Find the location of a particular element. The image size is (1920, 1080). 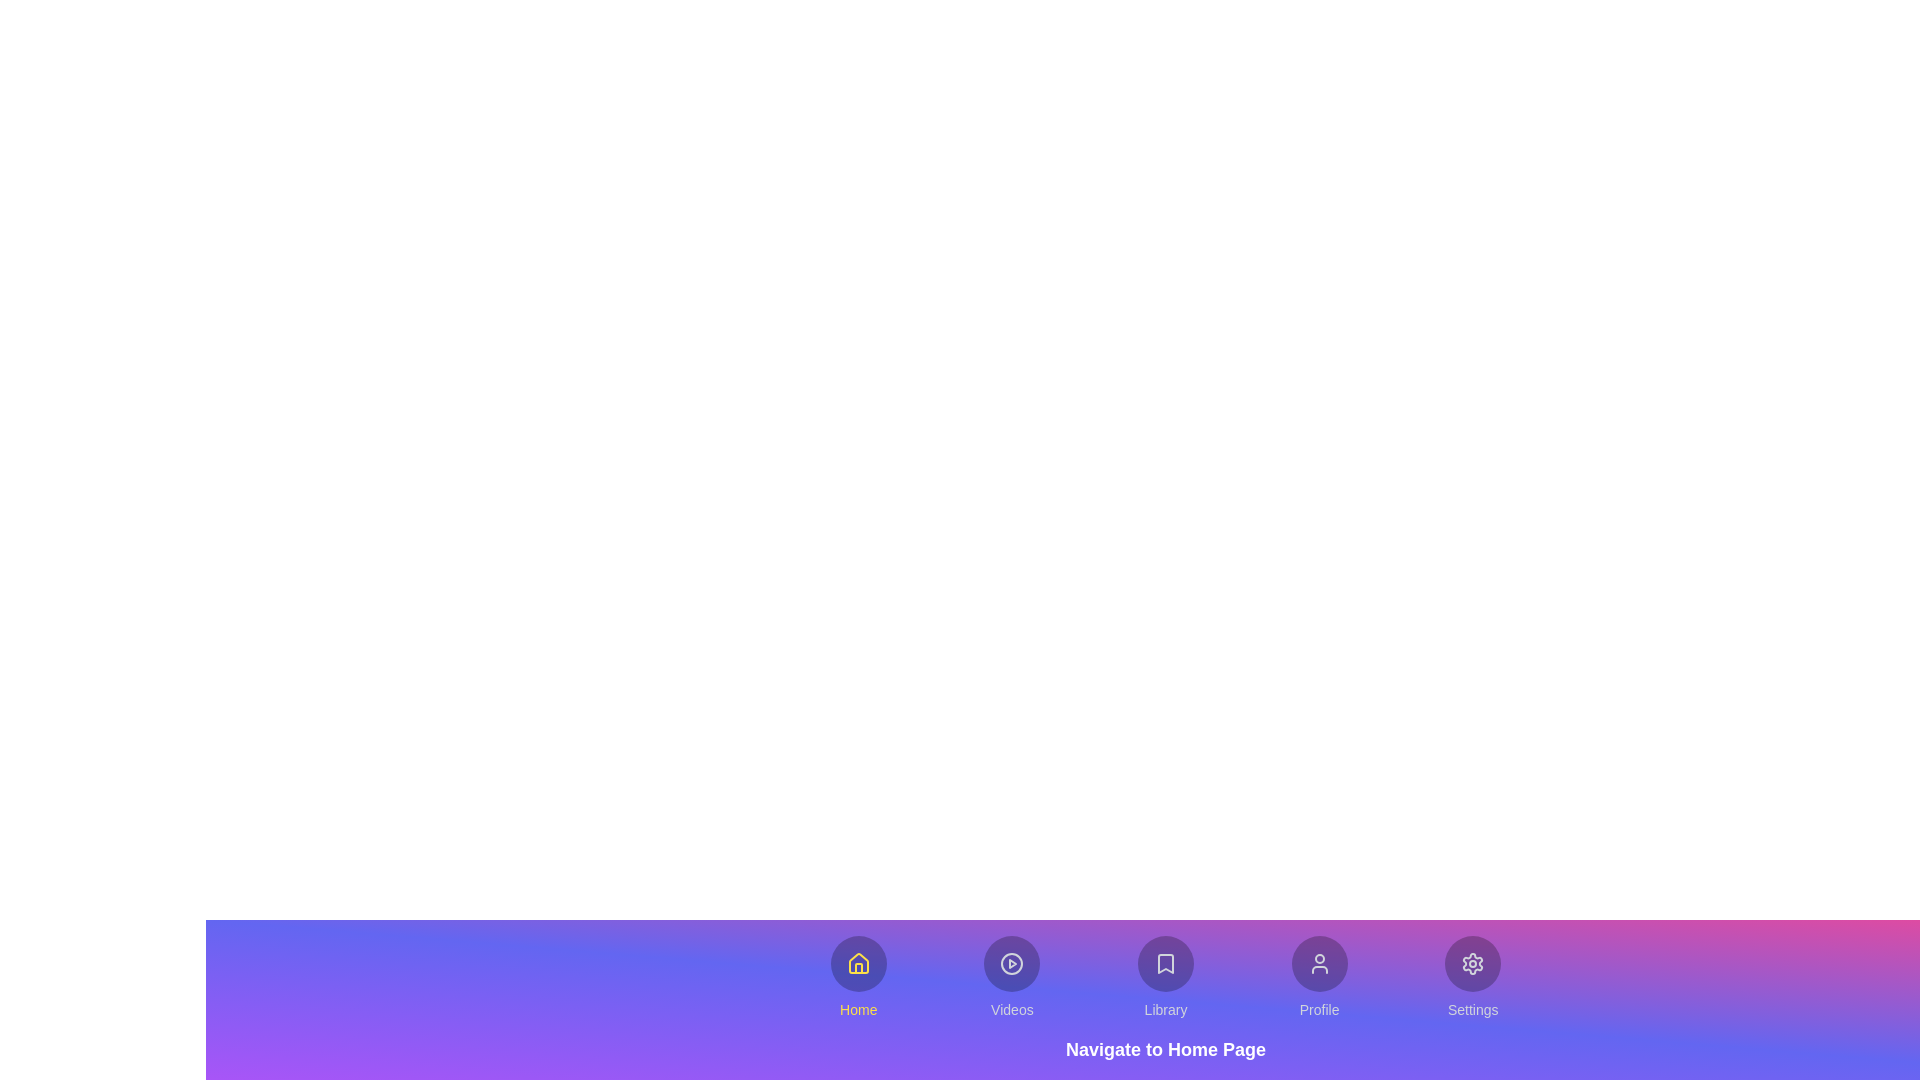

the button labeled Settings to explore its hover effects is located at coordinates (1473, 977).